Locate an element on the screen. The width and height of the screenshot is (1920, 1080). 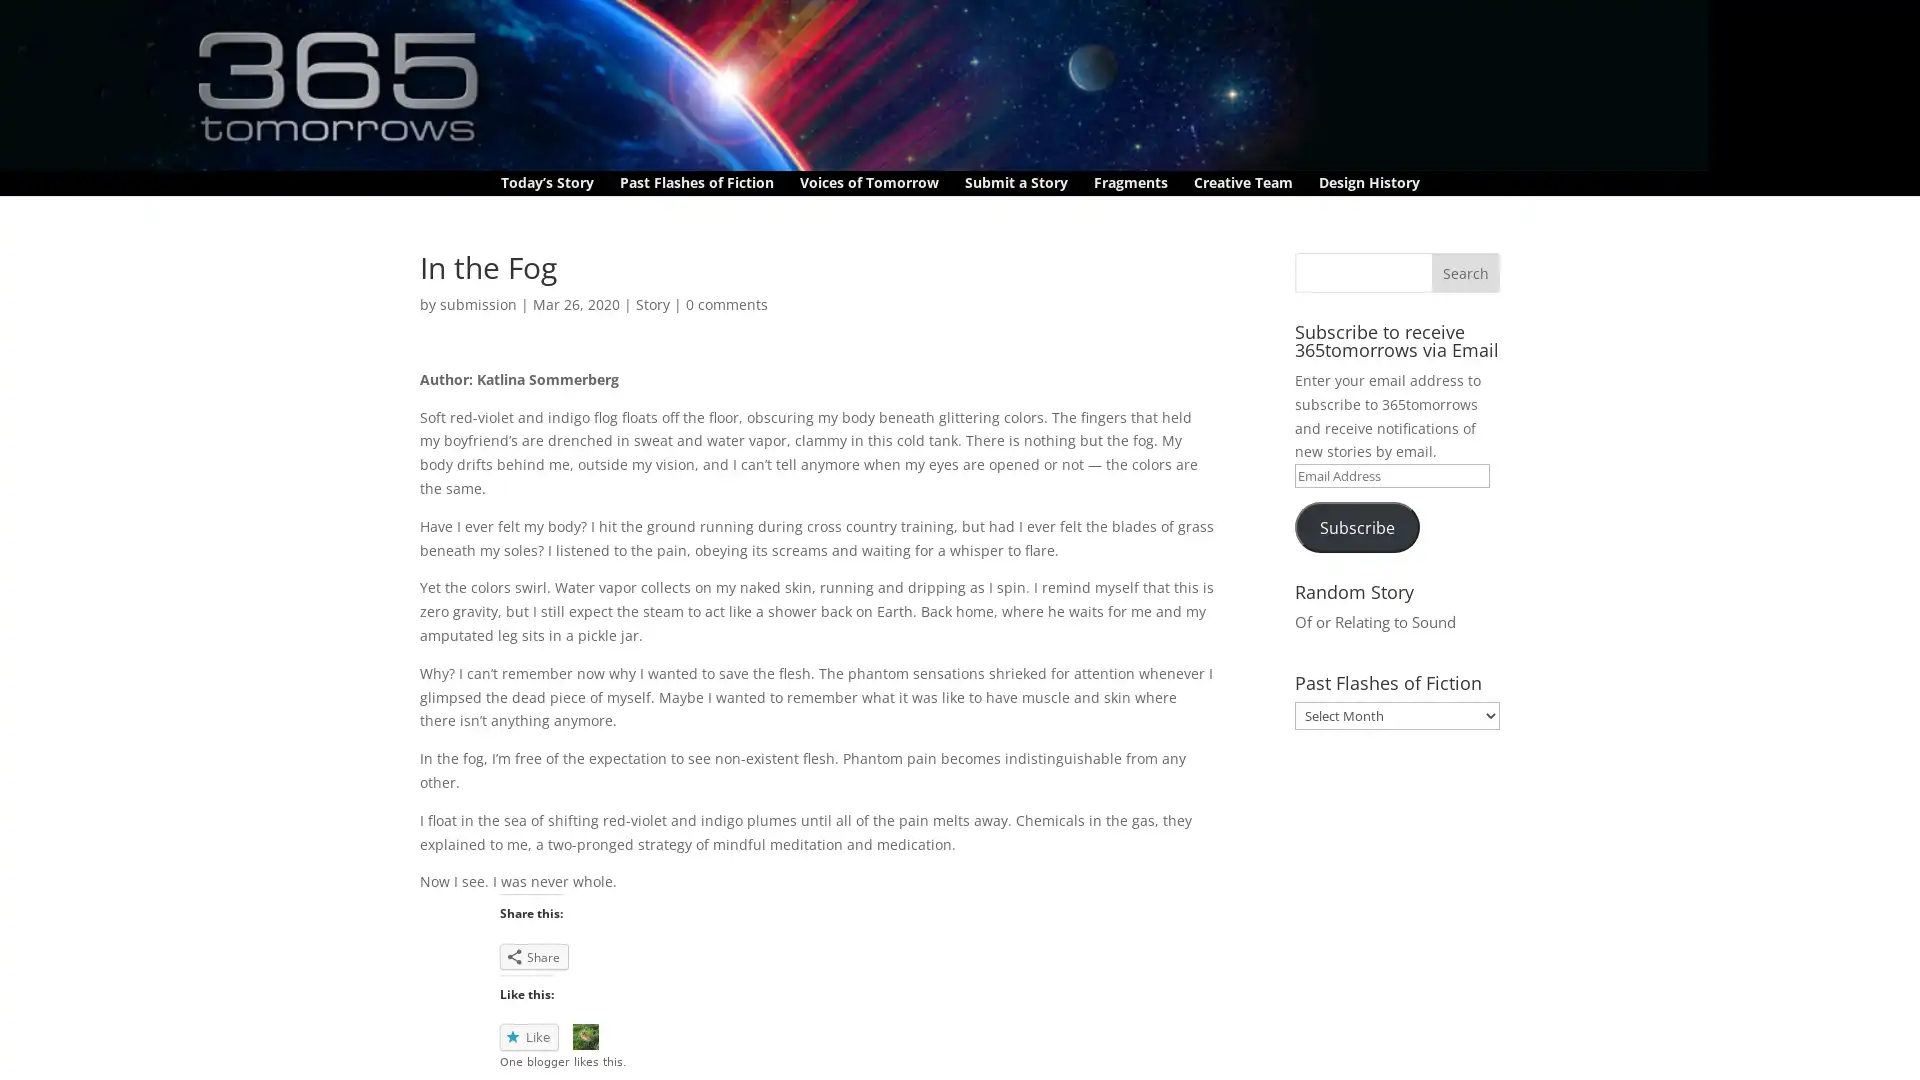
Search is located at coordinates (1465, 273).